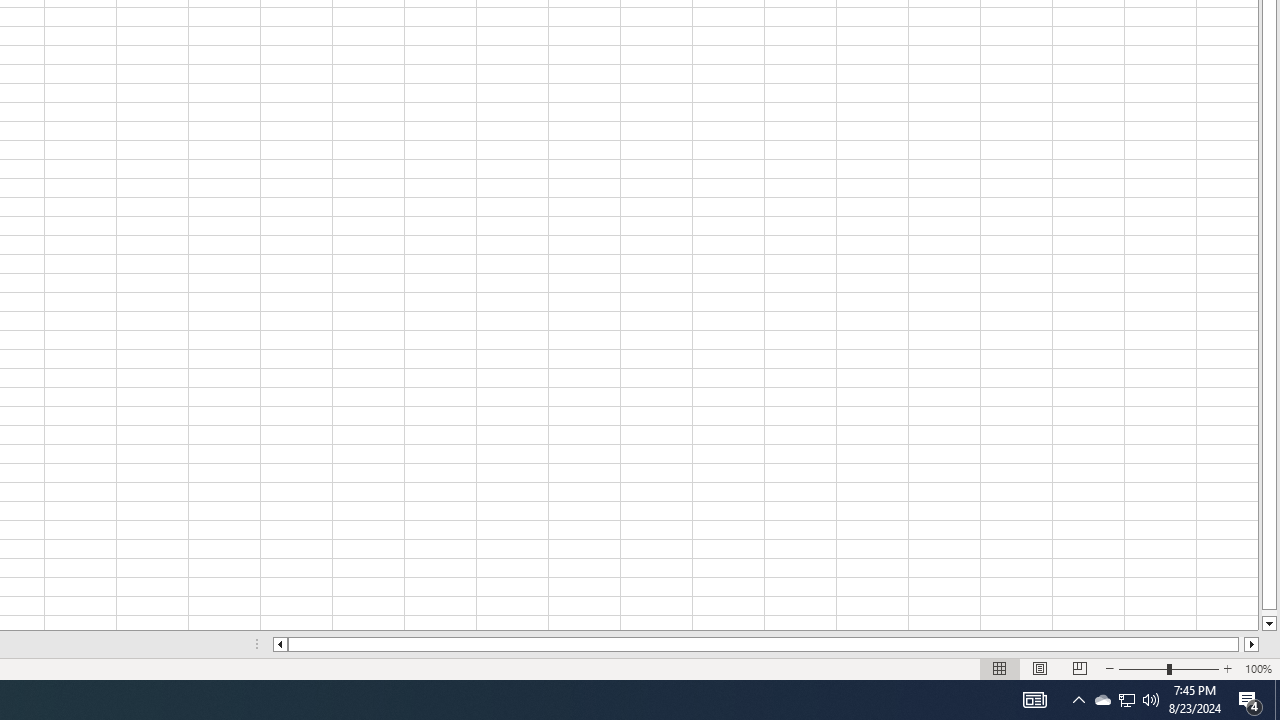 The image size is (1280, 720). What do you see at coordinates (1000, 669) in the screenshot?
I see `'Normal'` at bounding box center [1000, 669].